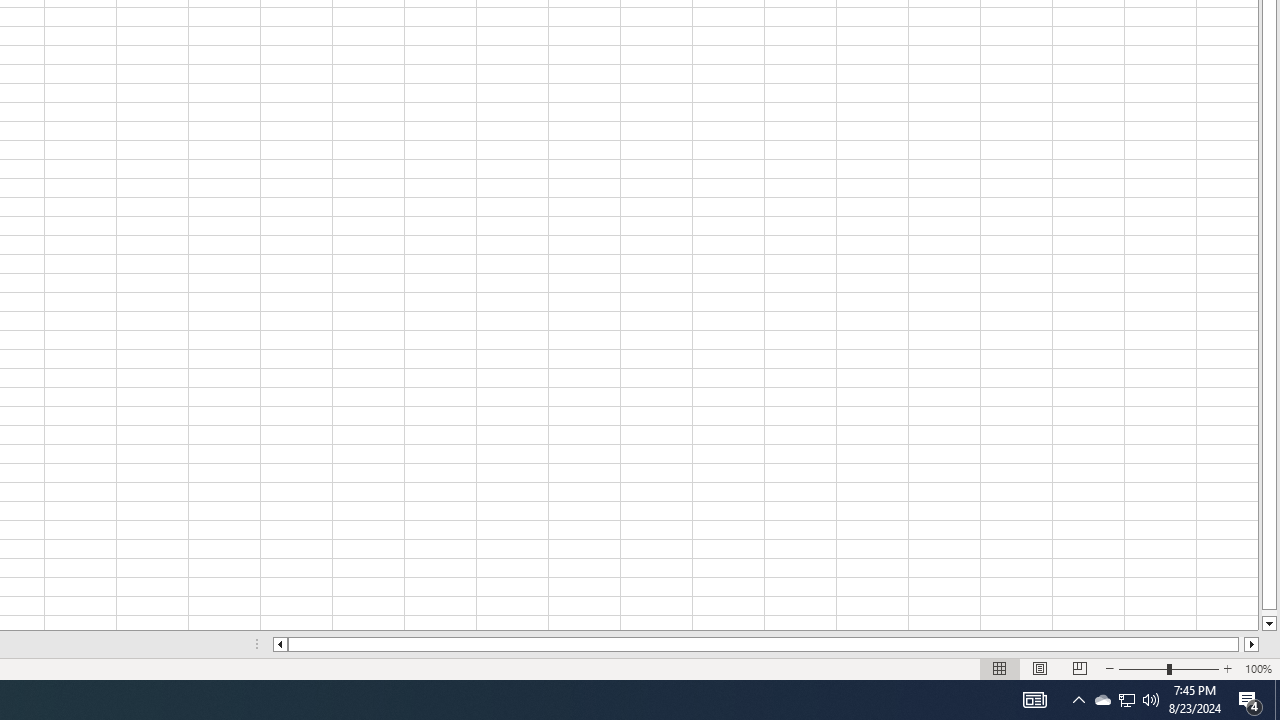 The image size is (1280, 720). What do you see at coordinates (1000, 669) in the screenshot?
I see `'Normal'` at bounding box center [1000, 669].